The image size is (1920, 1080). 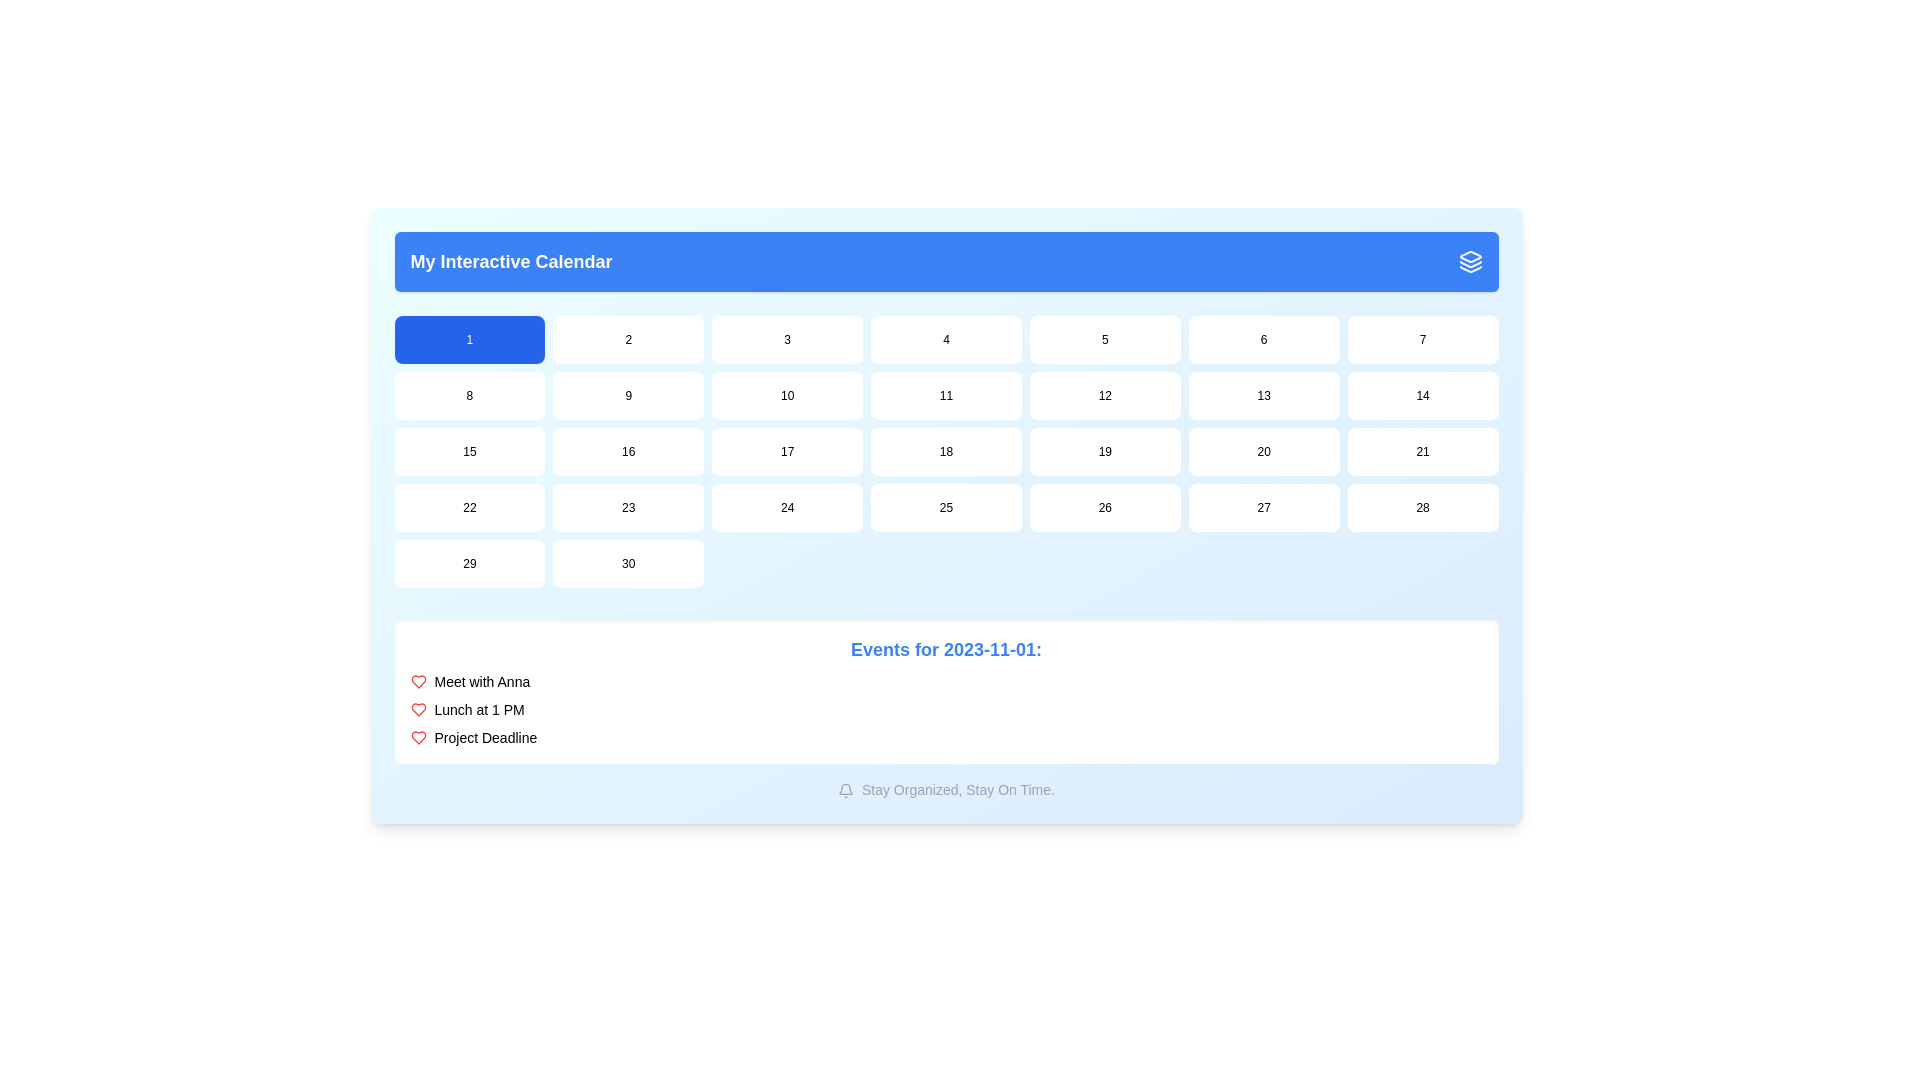 What do you see at coordinates (627, 563) in the screenshot?
I see `the calendar button representing the 30th day, located in the bottom-right corner of the 7x5 grid` at bounding box center [627, 563].